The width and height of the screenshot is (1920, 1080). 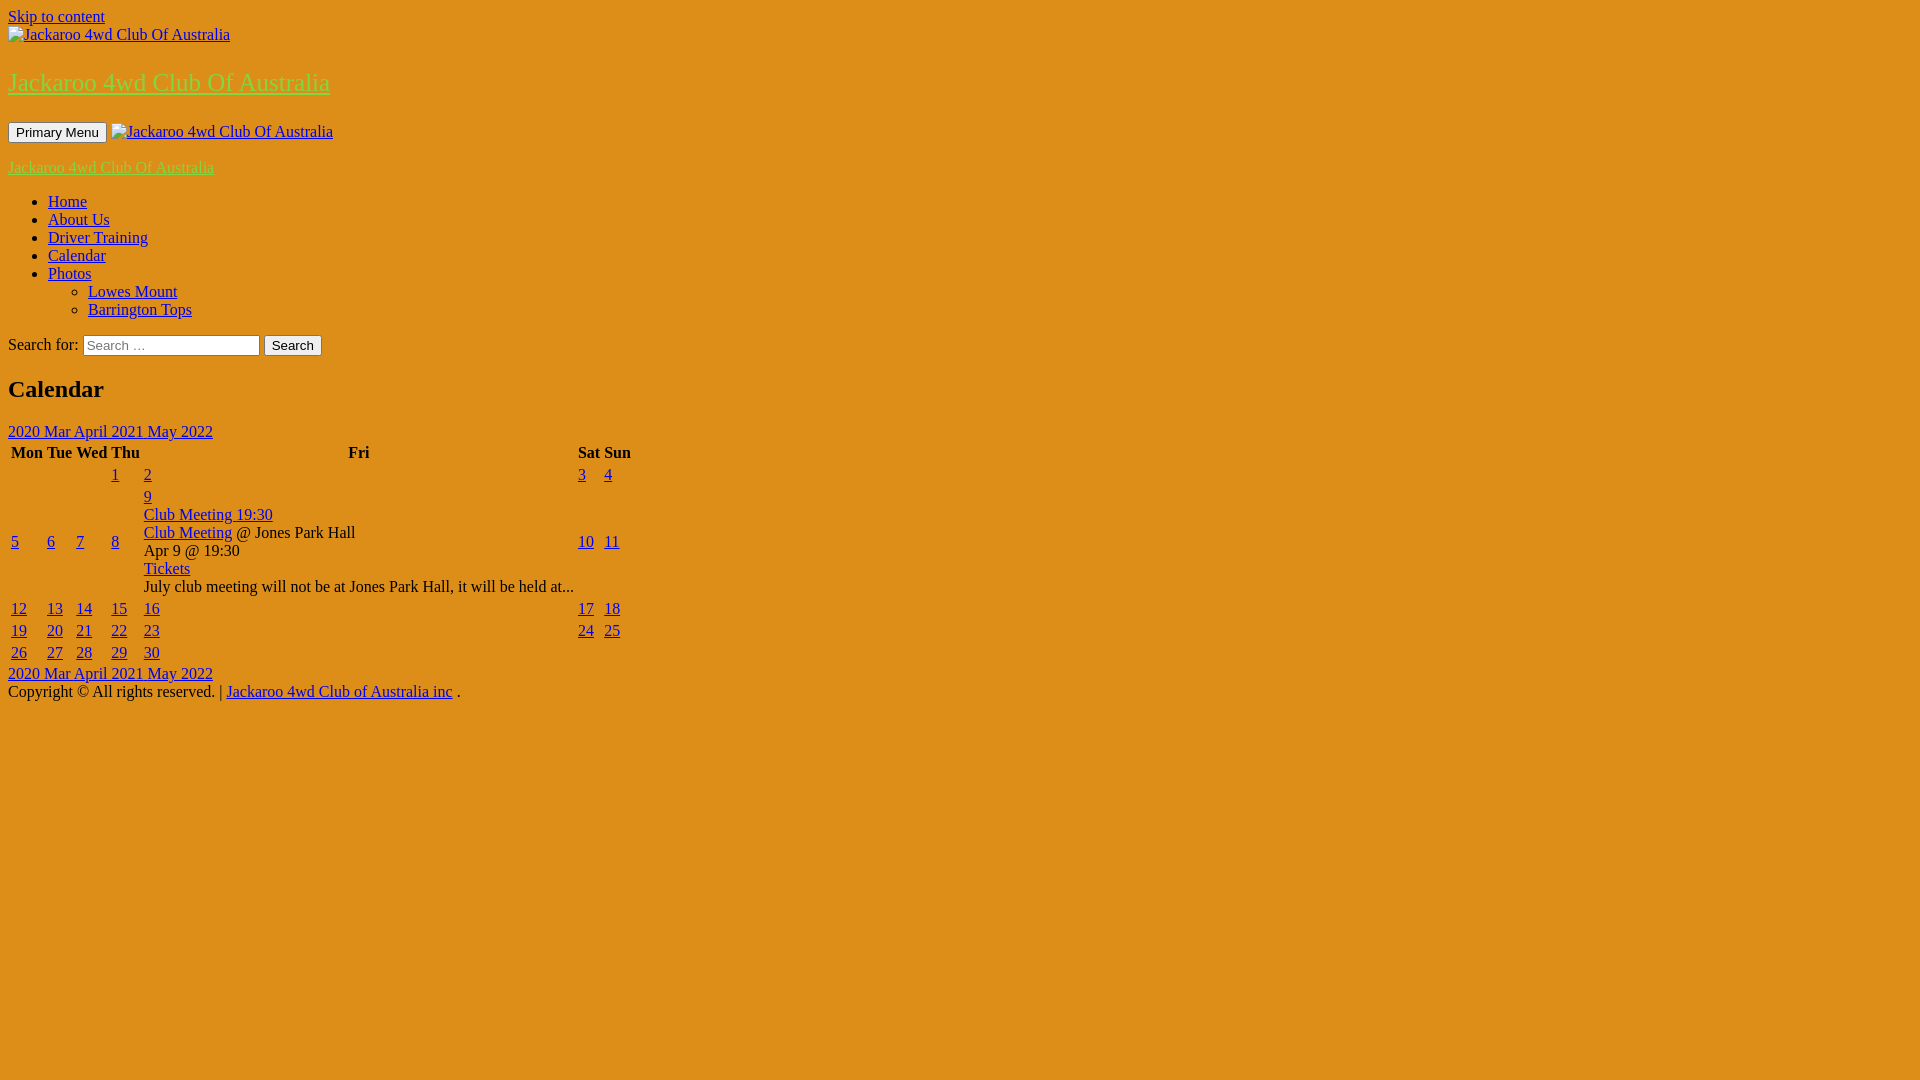 What do you see at coordinates (19, 630) in the screenshot?
I see `'19'` at bounding box center [19, 630].